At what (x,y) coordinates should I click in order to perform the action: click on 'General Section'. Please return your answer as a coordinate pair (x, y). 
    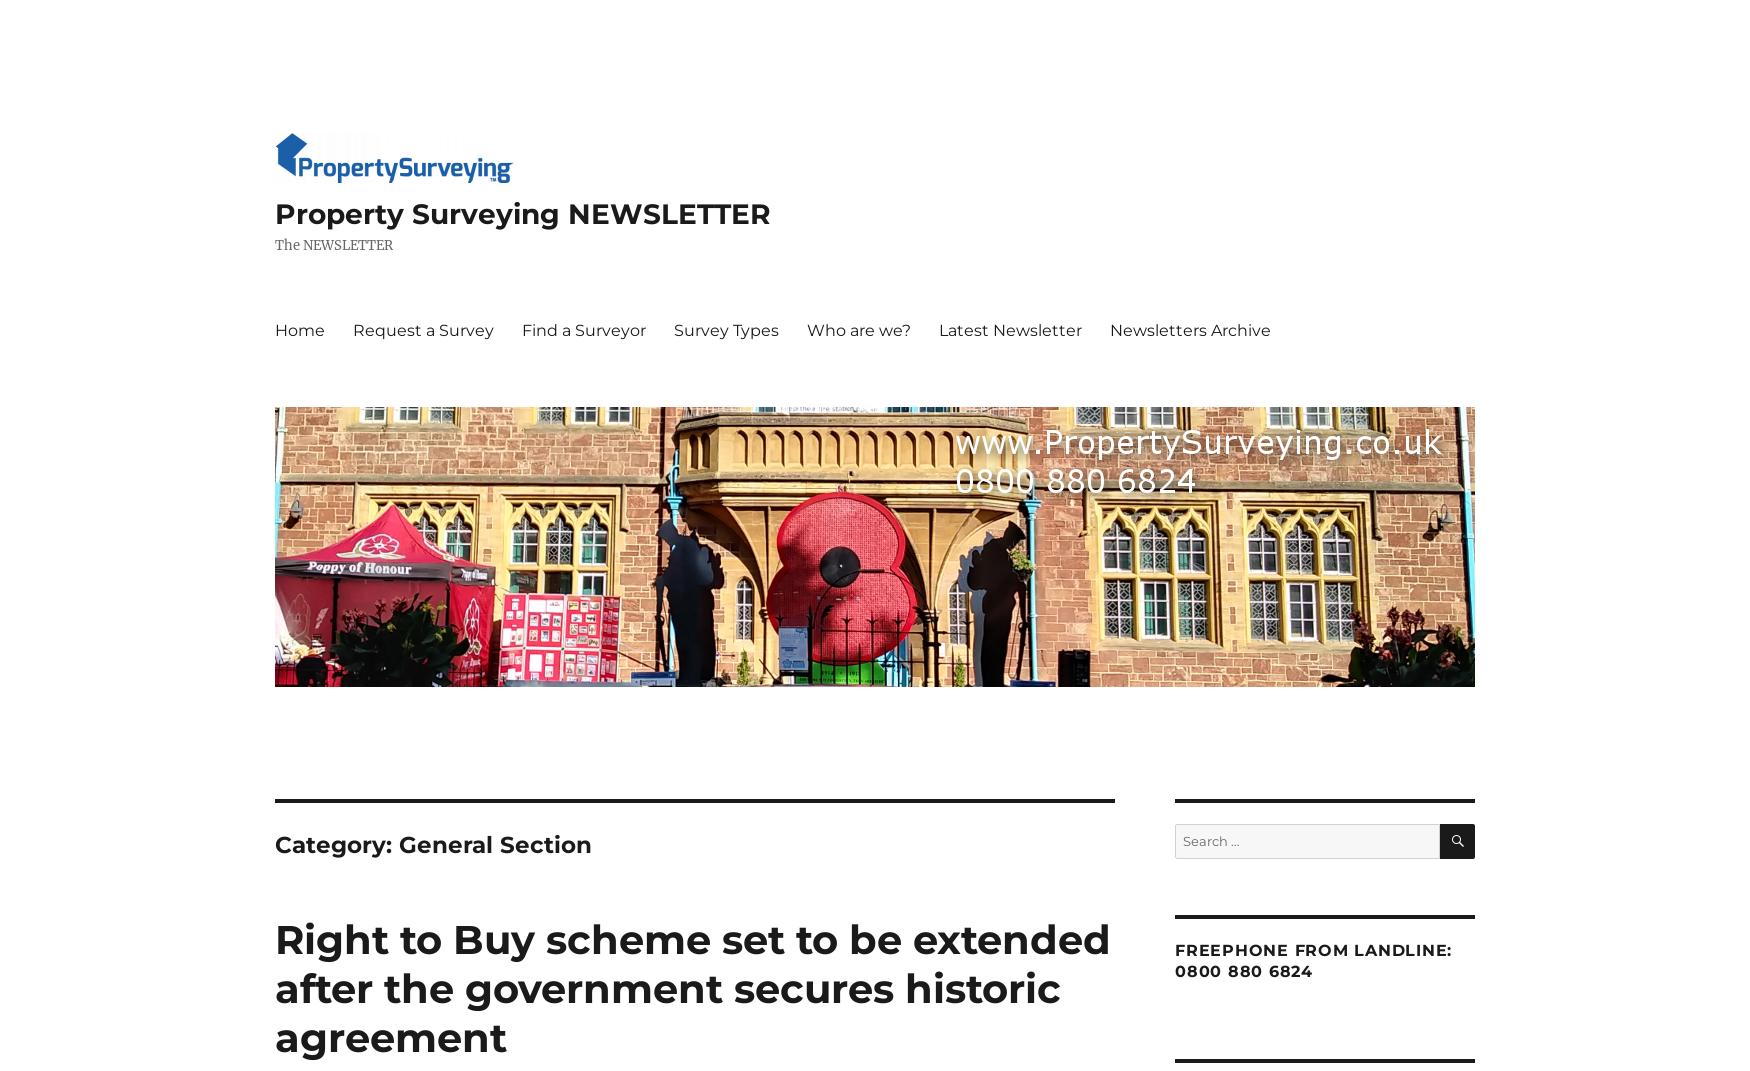
    Looking at the image, I should click on (495, 845).